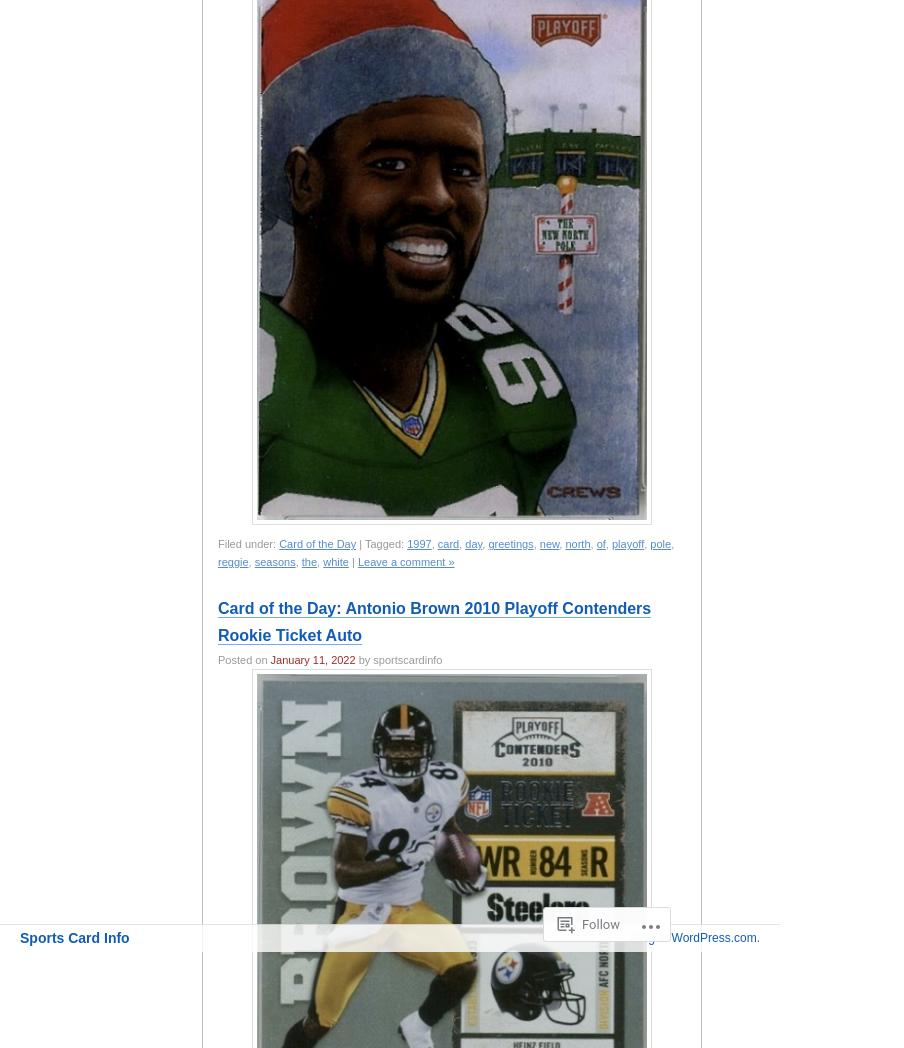  I want to click on 'Card of the Day: Antonio Brown 2010 Playoff Contenders Rookie Ticket Auto', so click(434, 620).